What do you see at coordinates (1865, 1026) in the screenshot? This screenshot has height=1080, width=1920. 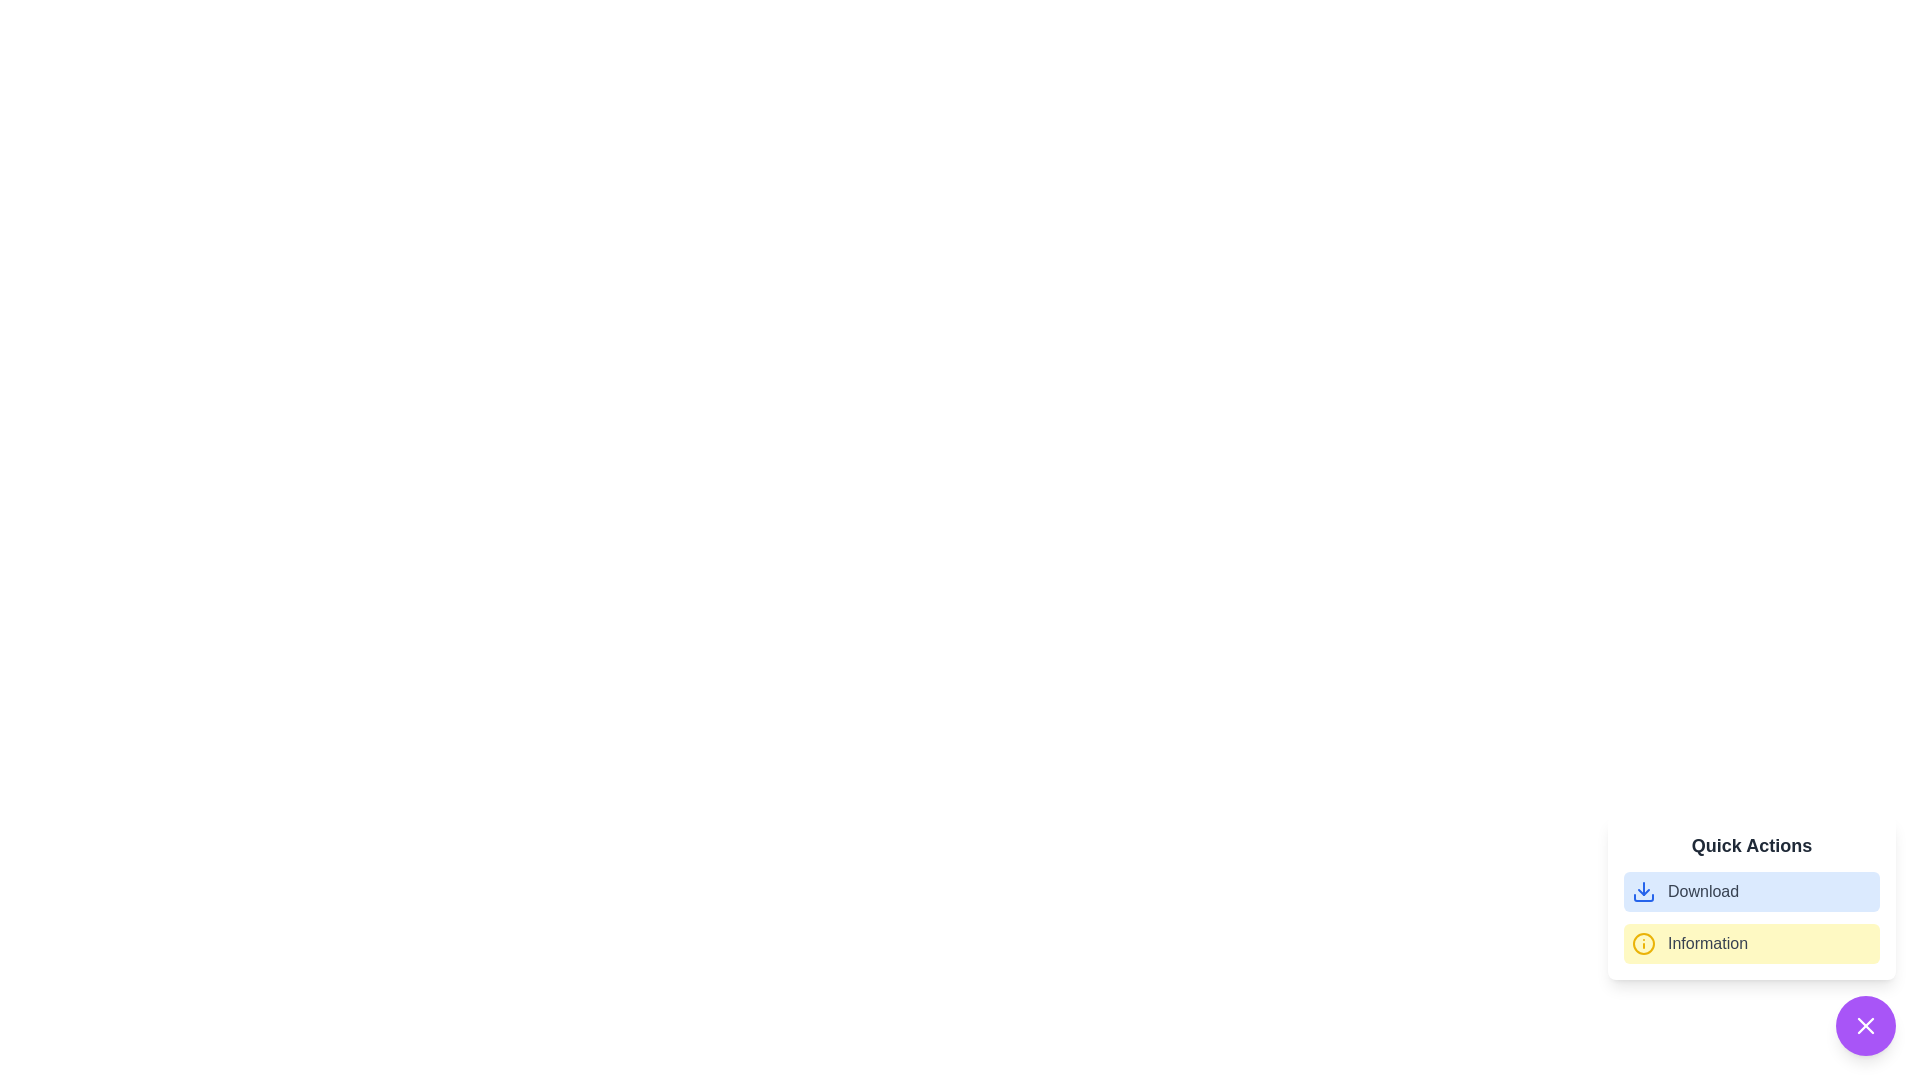 I see `the purple circular button containing the SVG line that forms a diagonal cross, representing a close or dismiss icon` at bounding box center [1865, 1026].